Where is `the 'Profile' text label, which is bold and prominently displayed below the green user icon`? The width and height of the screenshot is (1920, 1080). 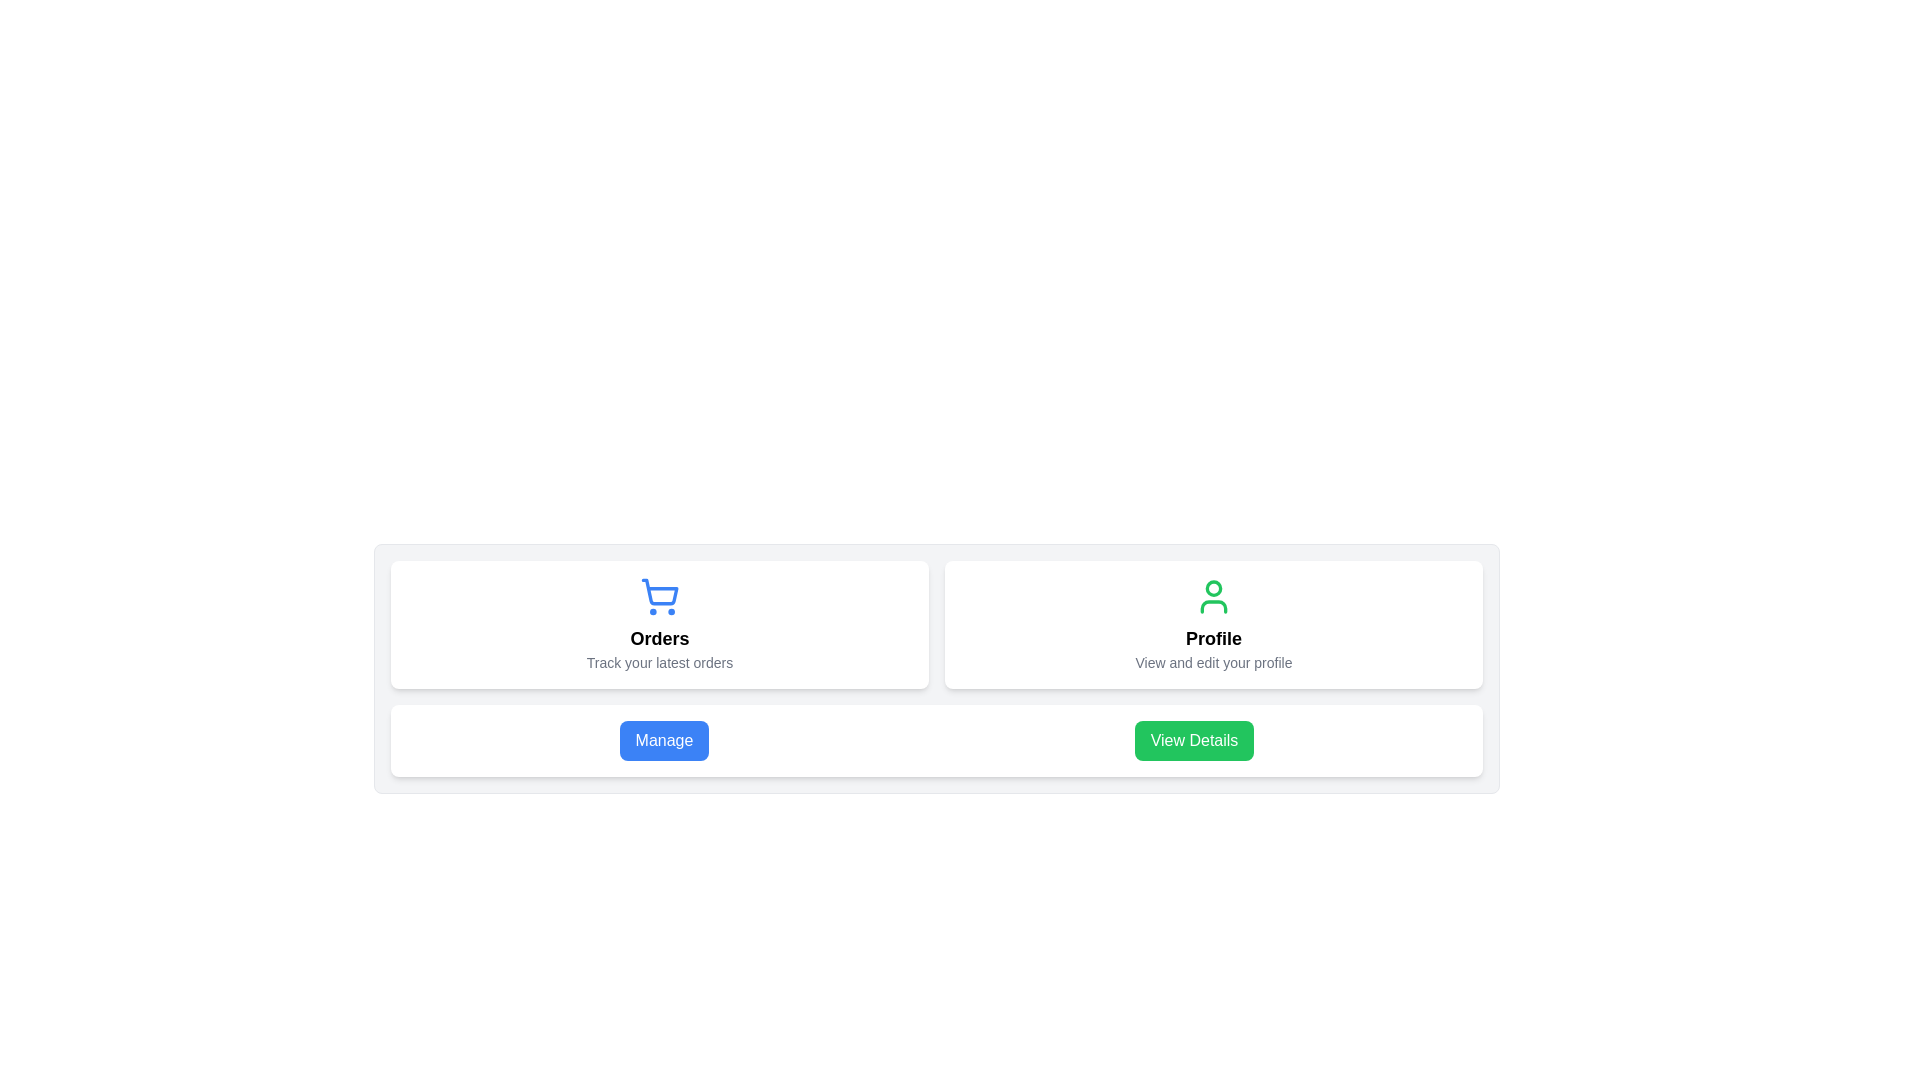 the 'Profile' text label, which is bold and prominently displayed below the green user icon is located at coordinates (1213, 639).